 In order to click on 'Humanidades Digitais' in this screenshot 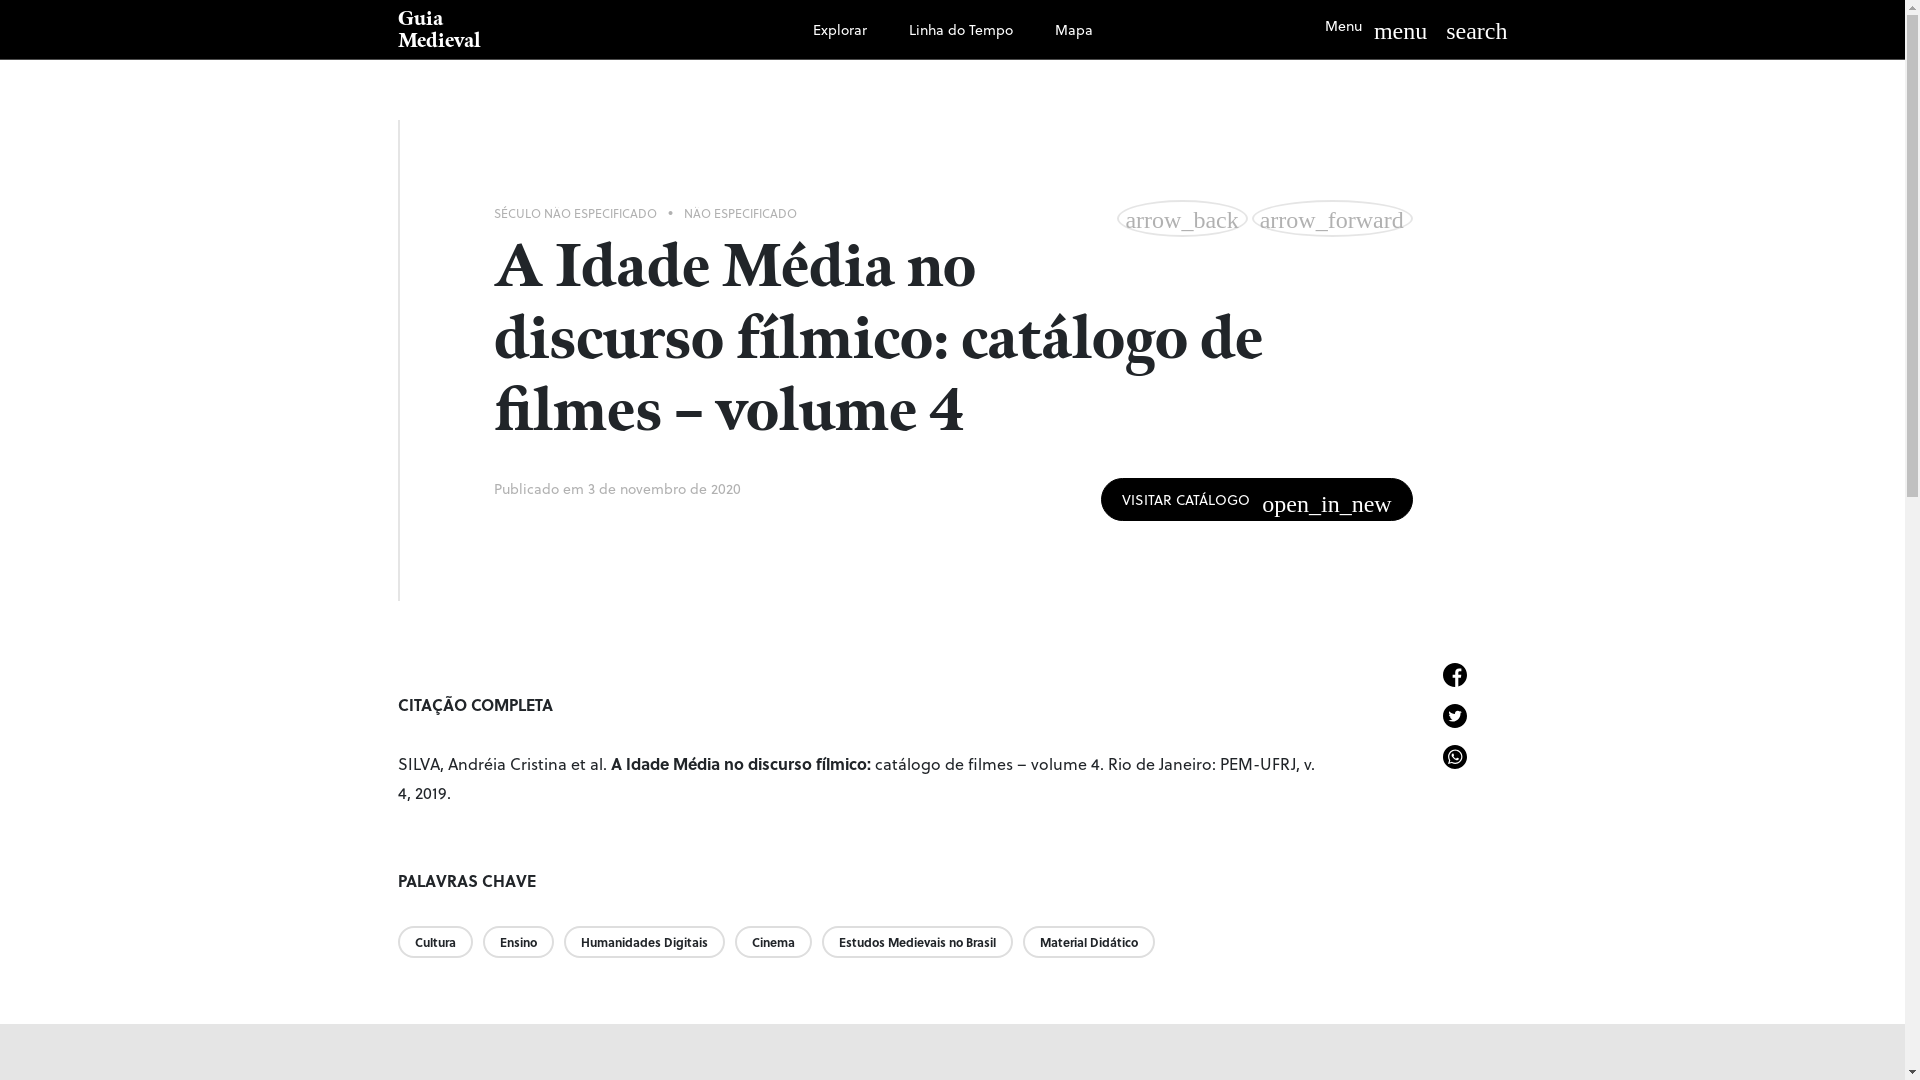, I will do `click(563, 940)`.